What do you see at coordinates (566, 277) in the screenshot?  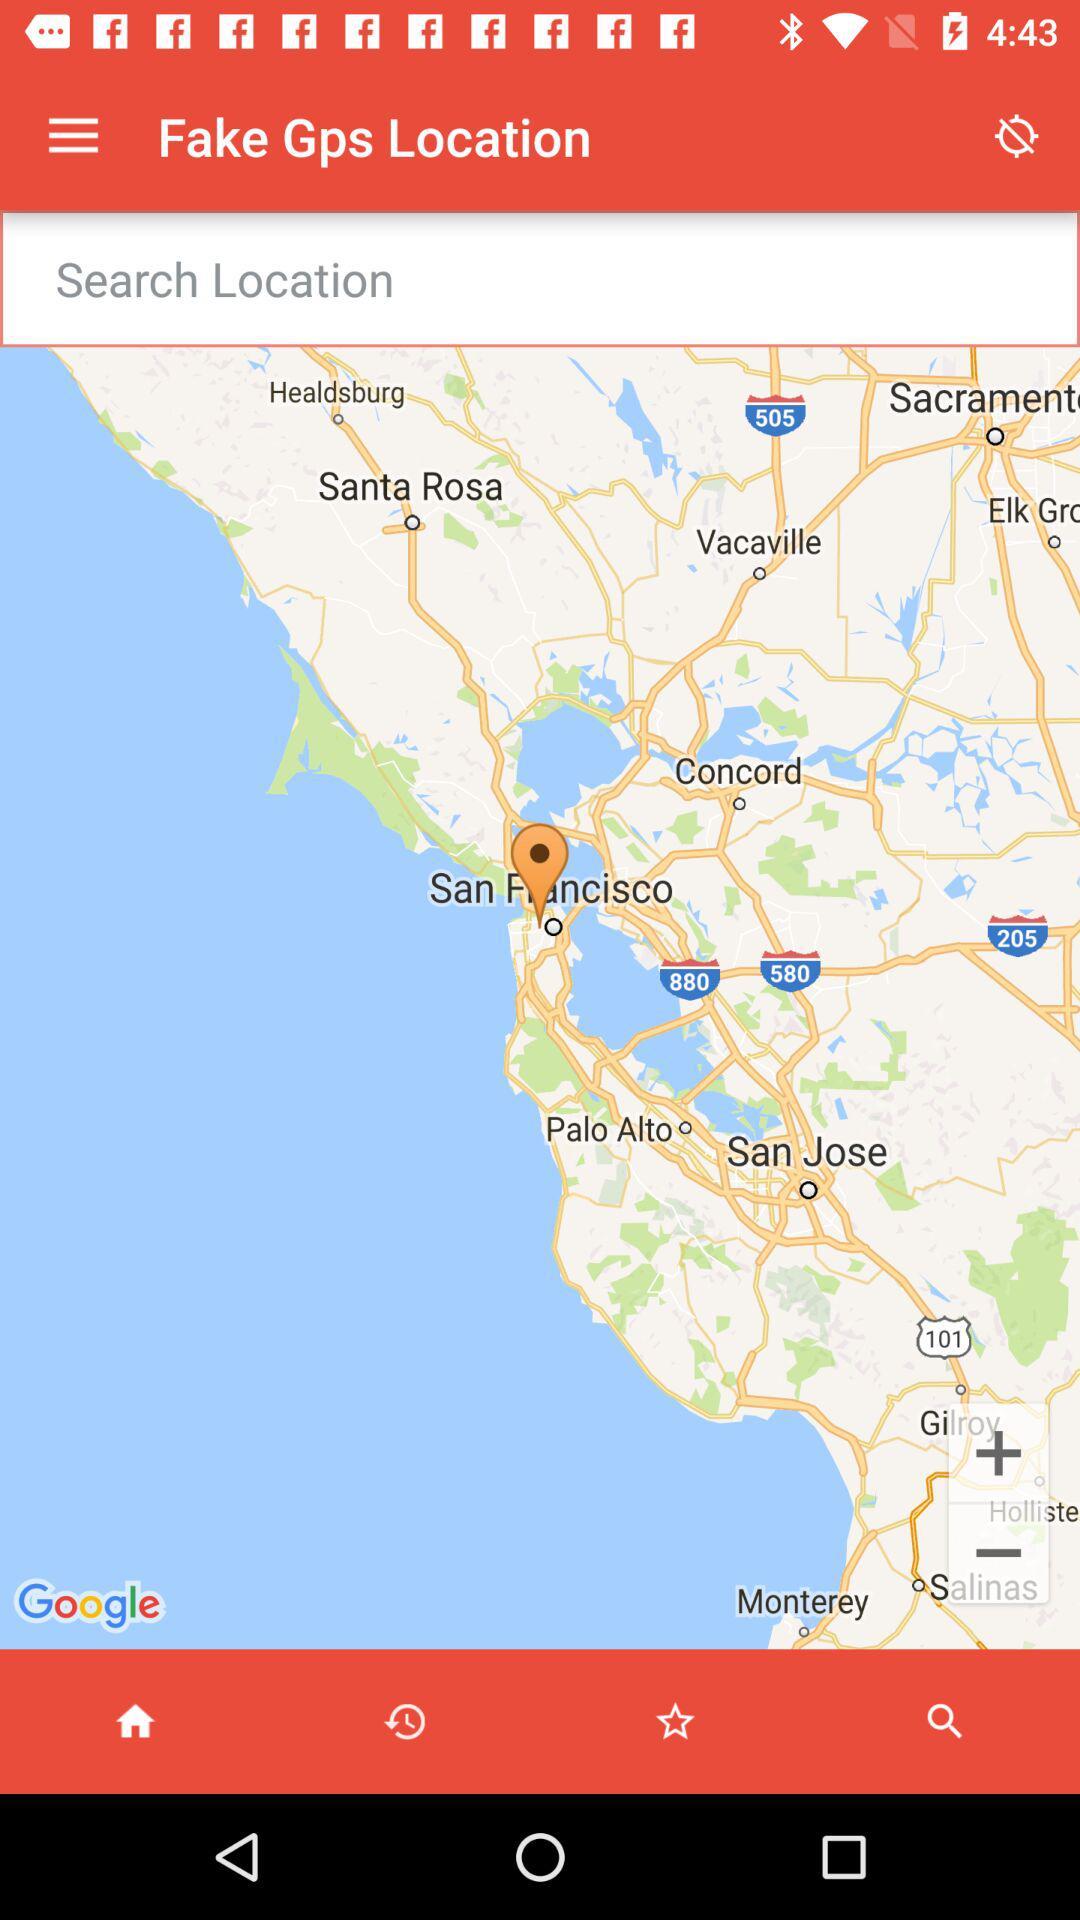 I see `type in location` at bounding box center [566, 277].